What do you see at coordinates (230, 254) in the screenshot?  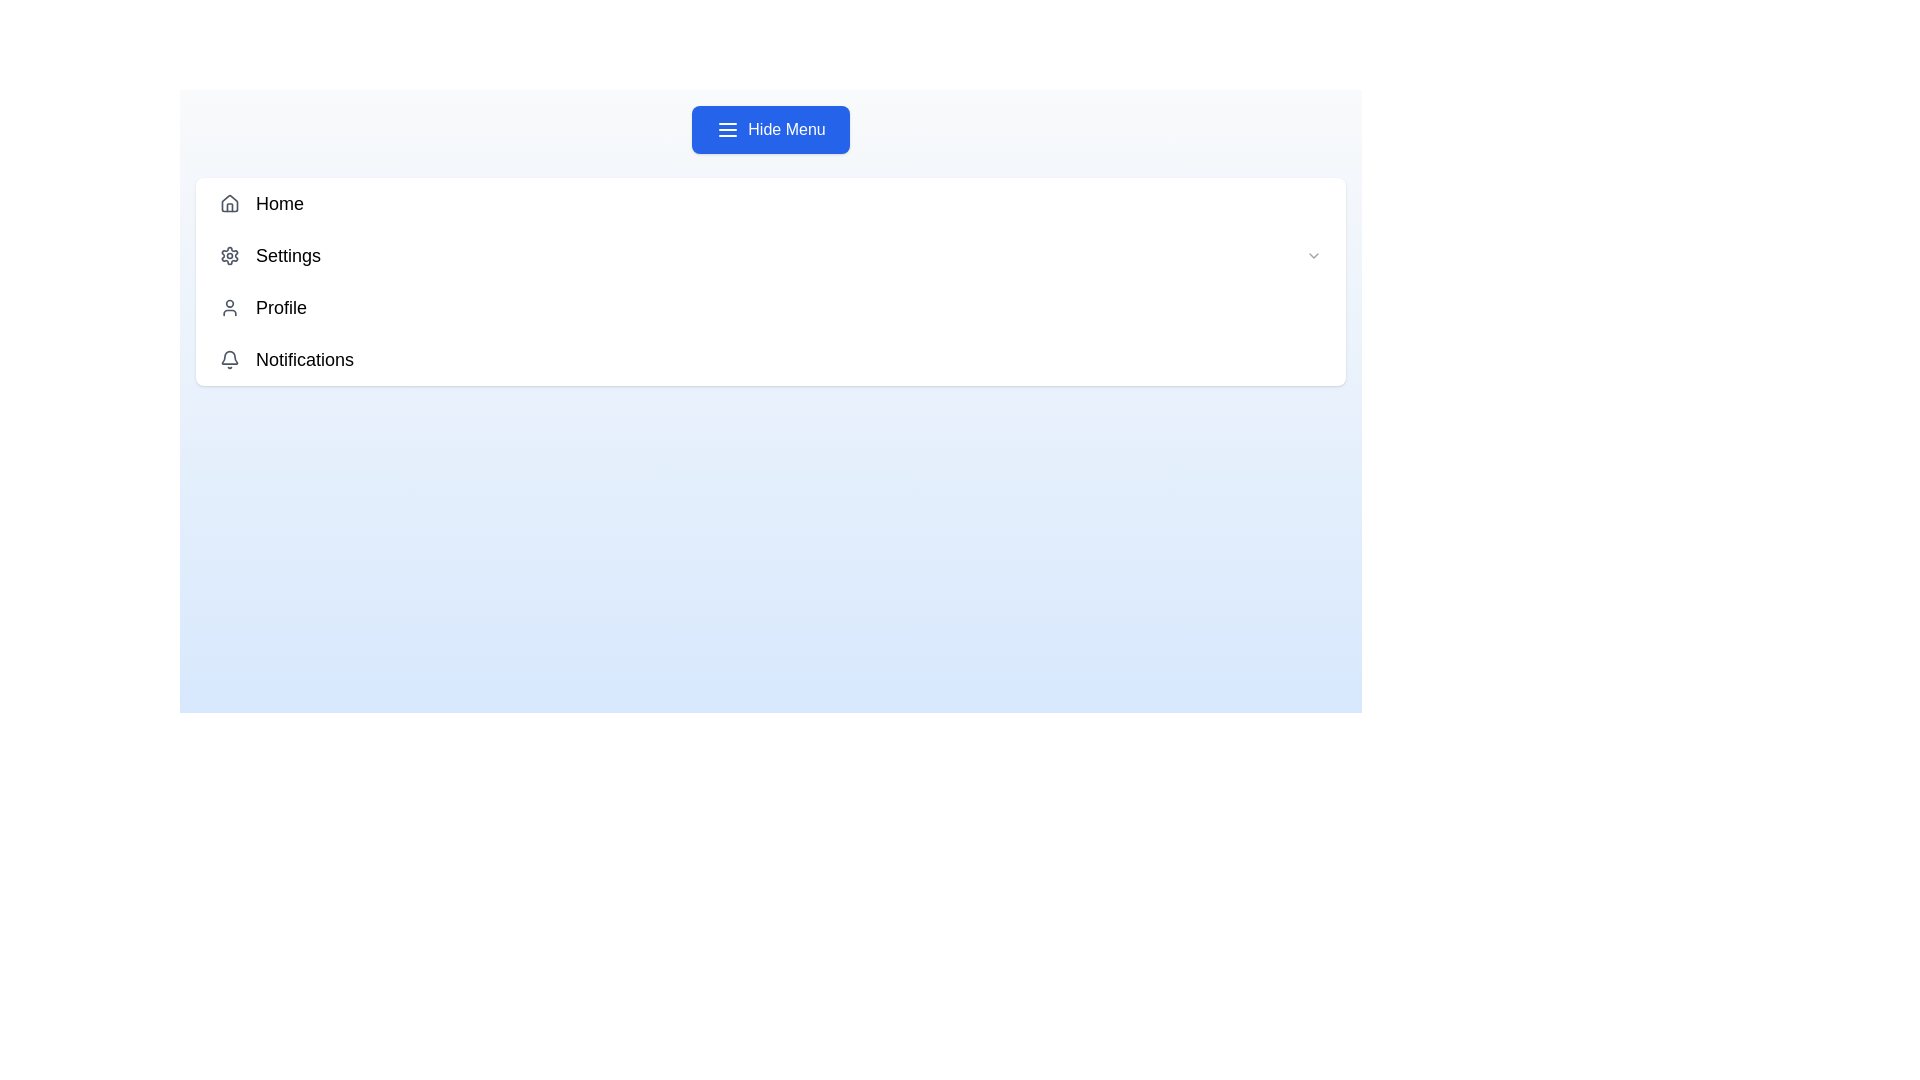 I see `the 'Settings' icon located in the navigation menu, which is positioned to the left of the 'Settings' label and is the second icon in the vertical list of navigation items` at bounding box center [230, 254].